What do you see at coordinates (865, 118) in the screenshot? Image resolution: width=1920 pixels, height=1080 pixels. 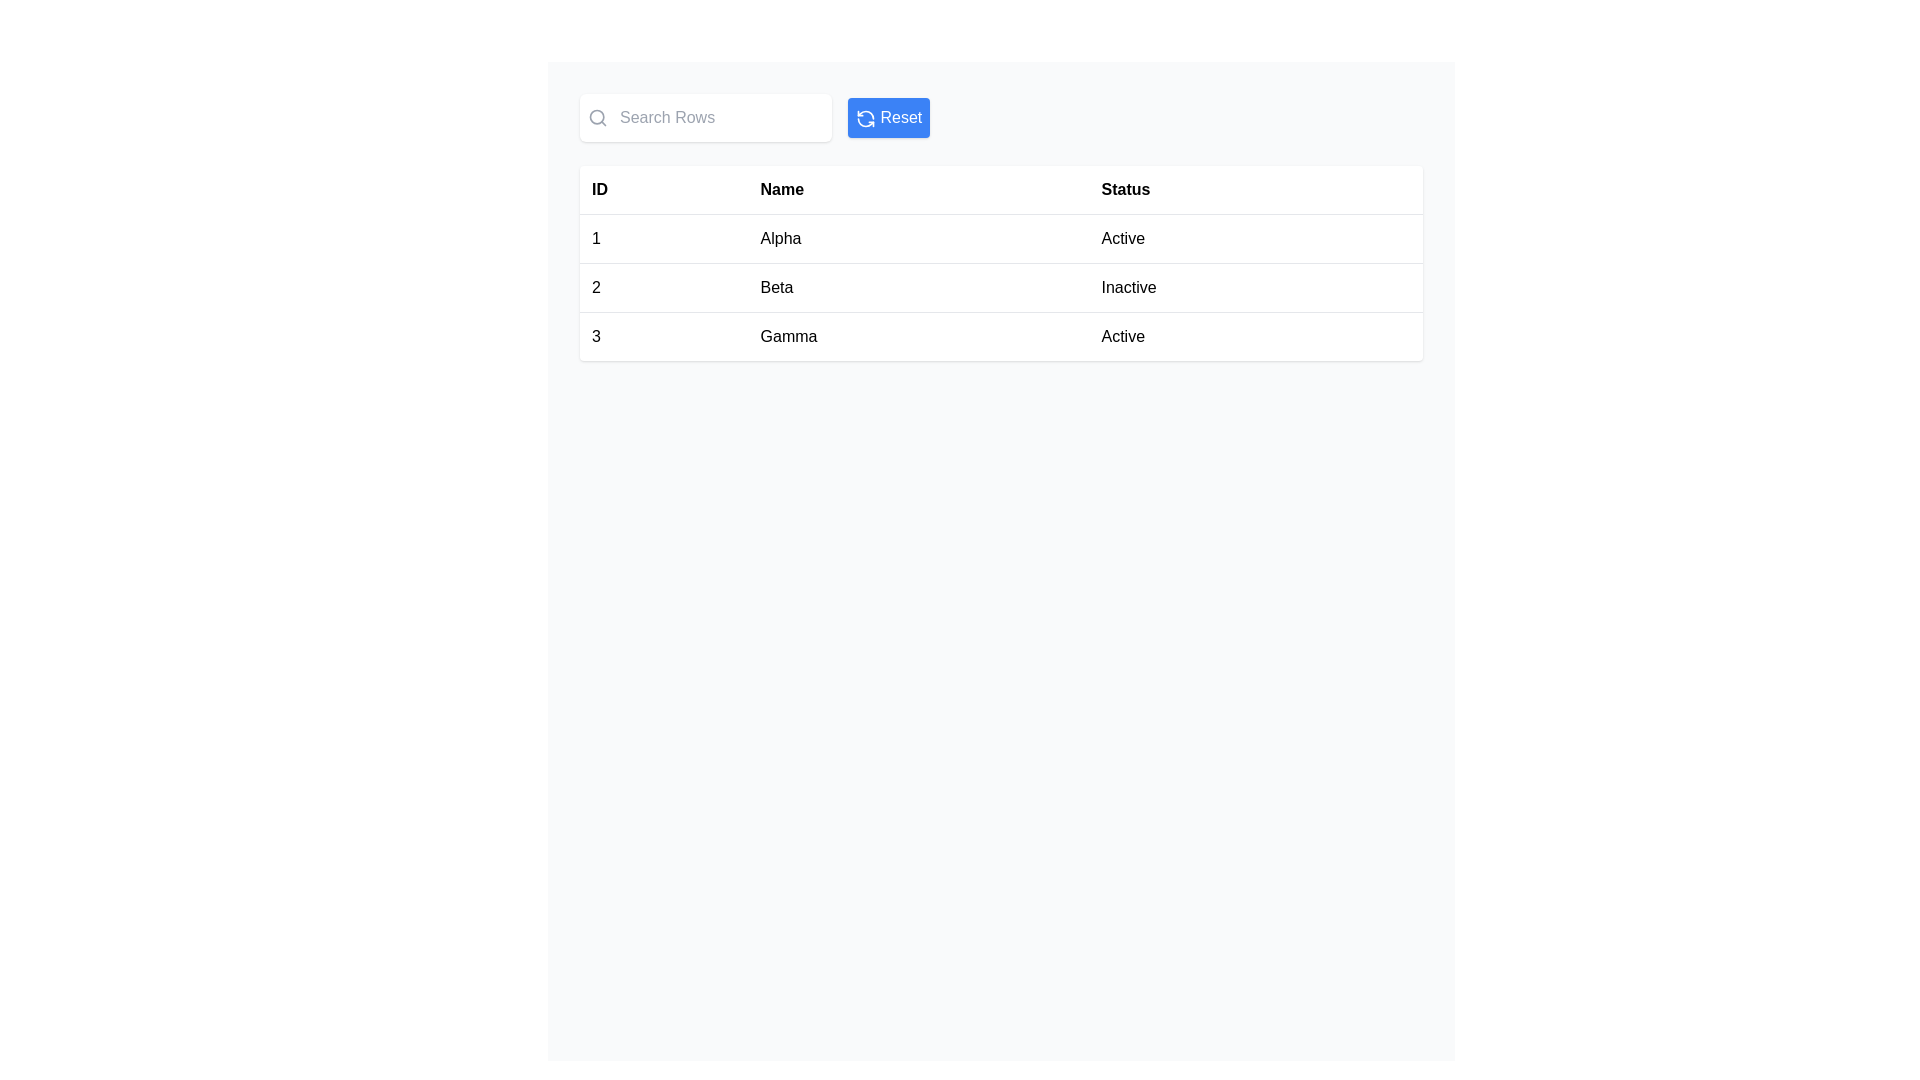 I see `the center of the refresh icon styled as a circular arrow located within the blue 'Reset' button` at bounding box center [865, 118].